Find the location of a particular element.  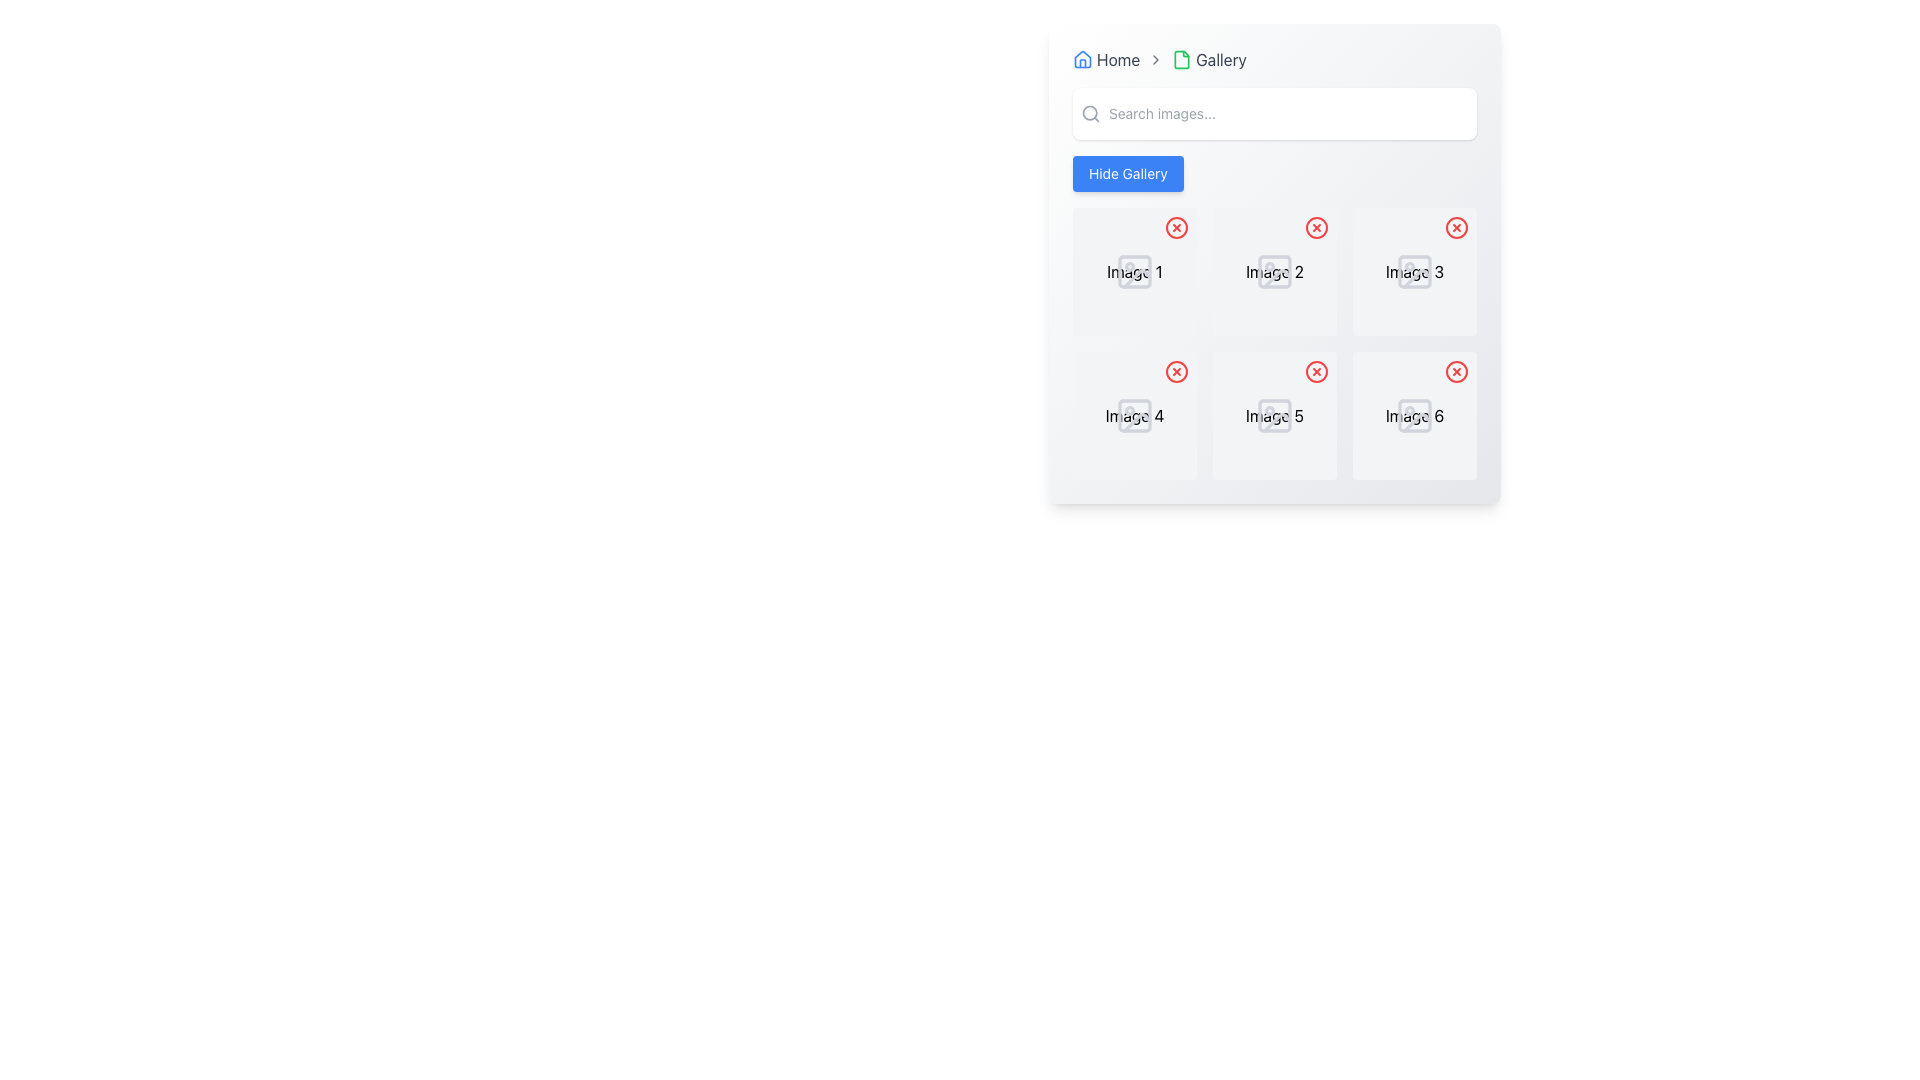

the 'Home' icon in the navigation header bar is located at coordinates (1082, 57).